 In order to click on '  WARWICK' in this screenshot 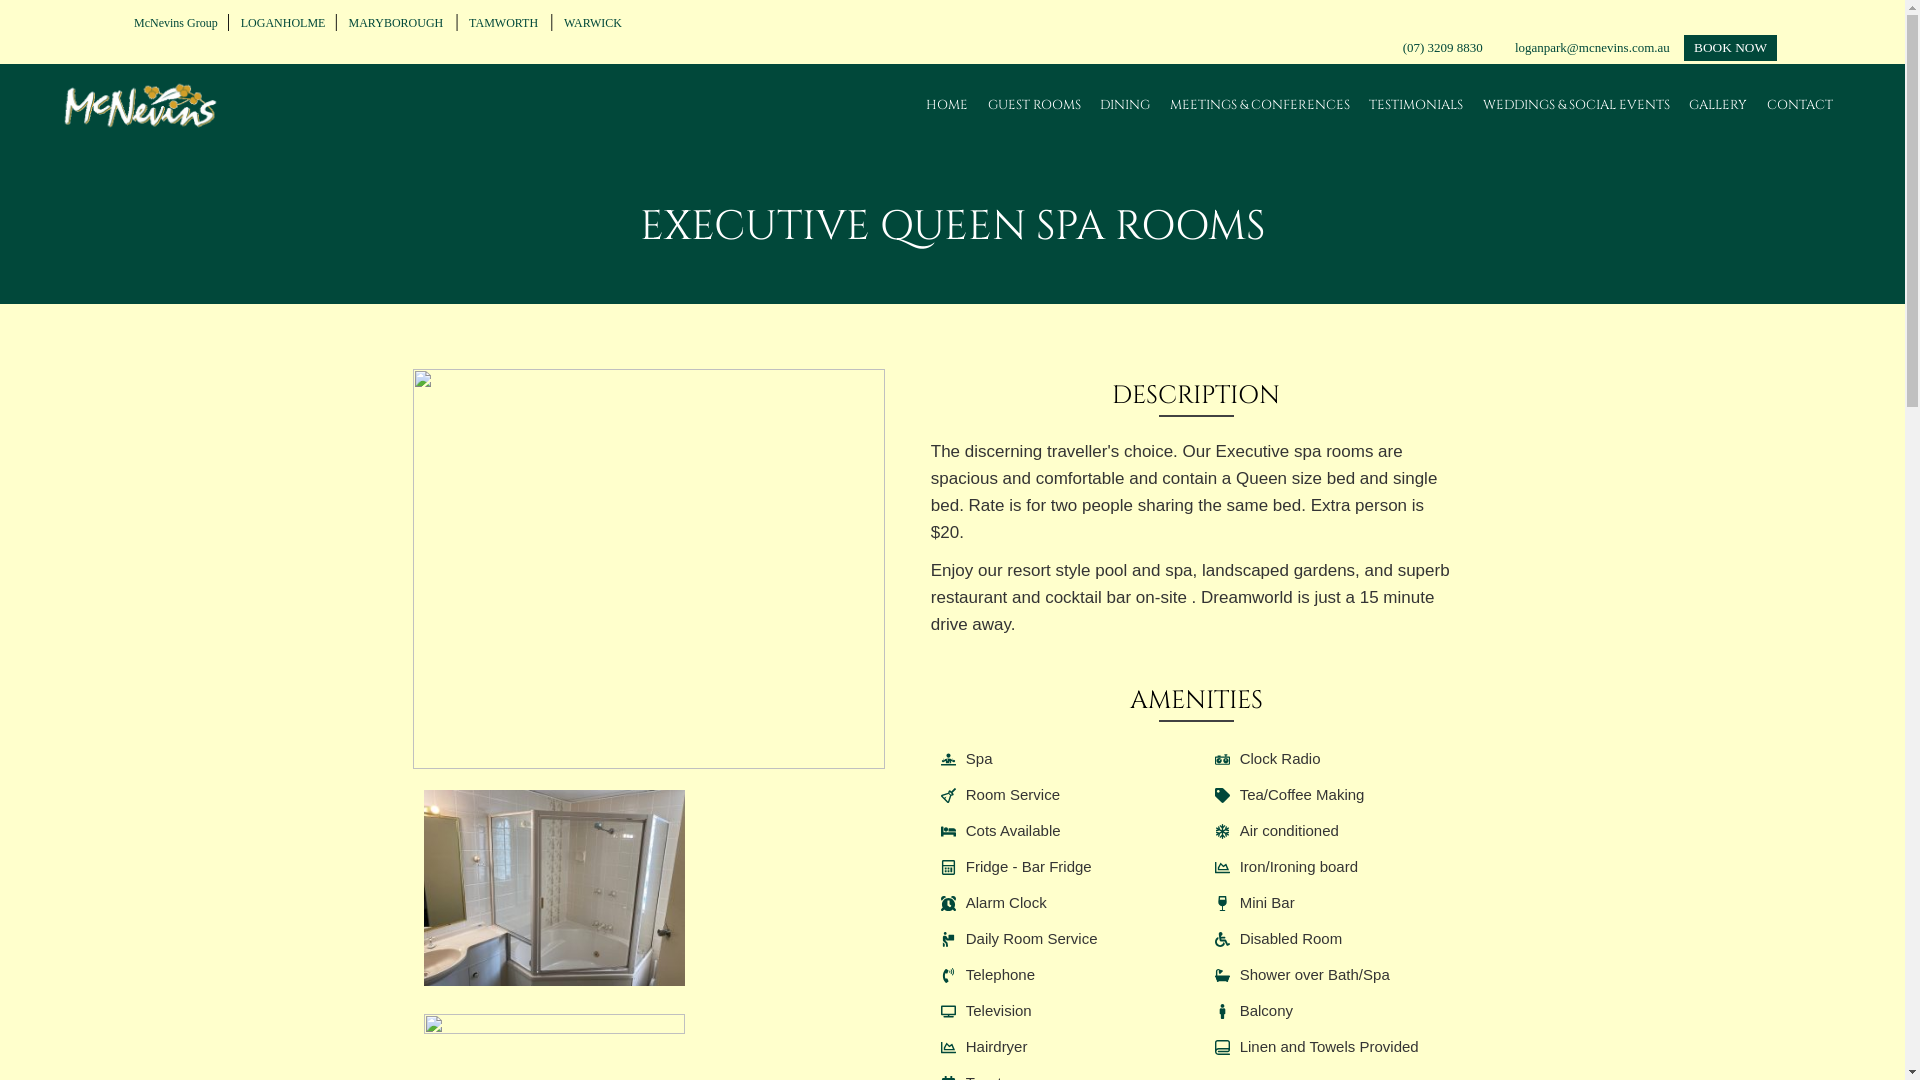, I will do `click(557, 23)`.